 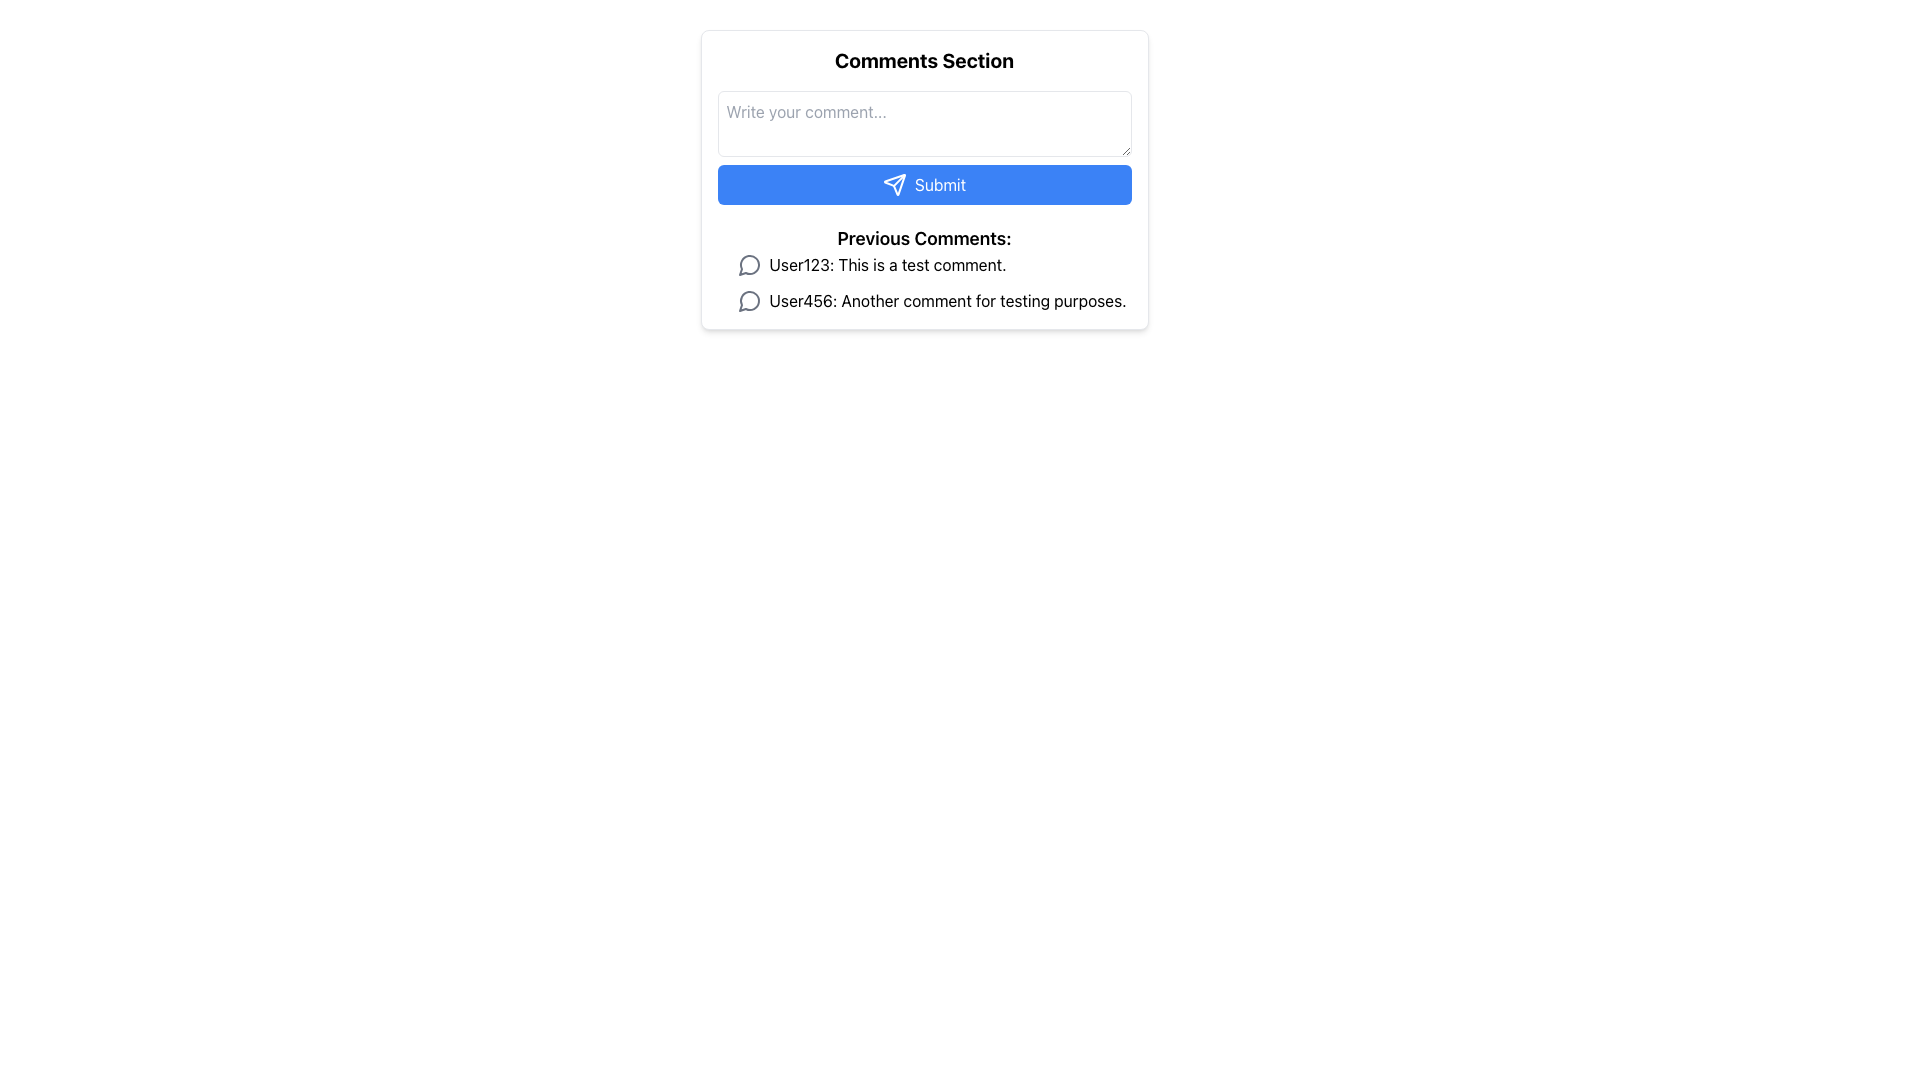 I want to click on the speech bubble icon that represents a comment or message, located to the left of 'User123: This is a test comment.', so click(x=747, y=264).